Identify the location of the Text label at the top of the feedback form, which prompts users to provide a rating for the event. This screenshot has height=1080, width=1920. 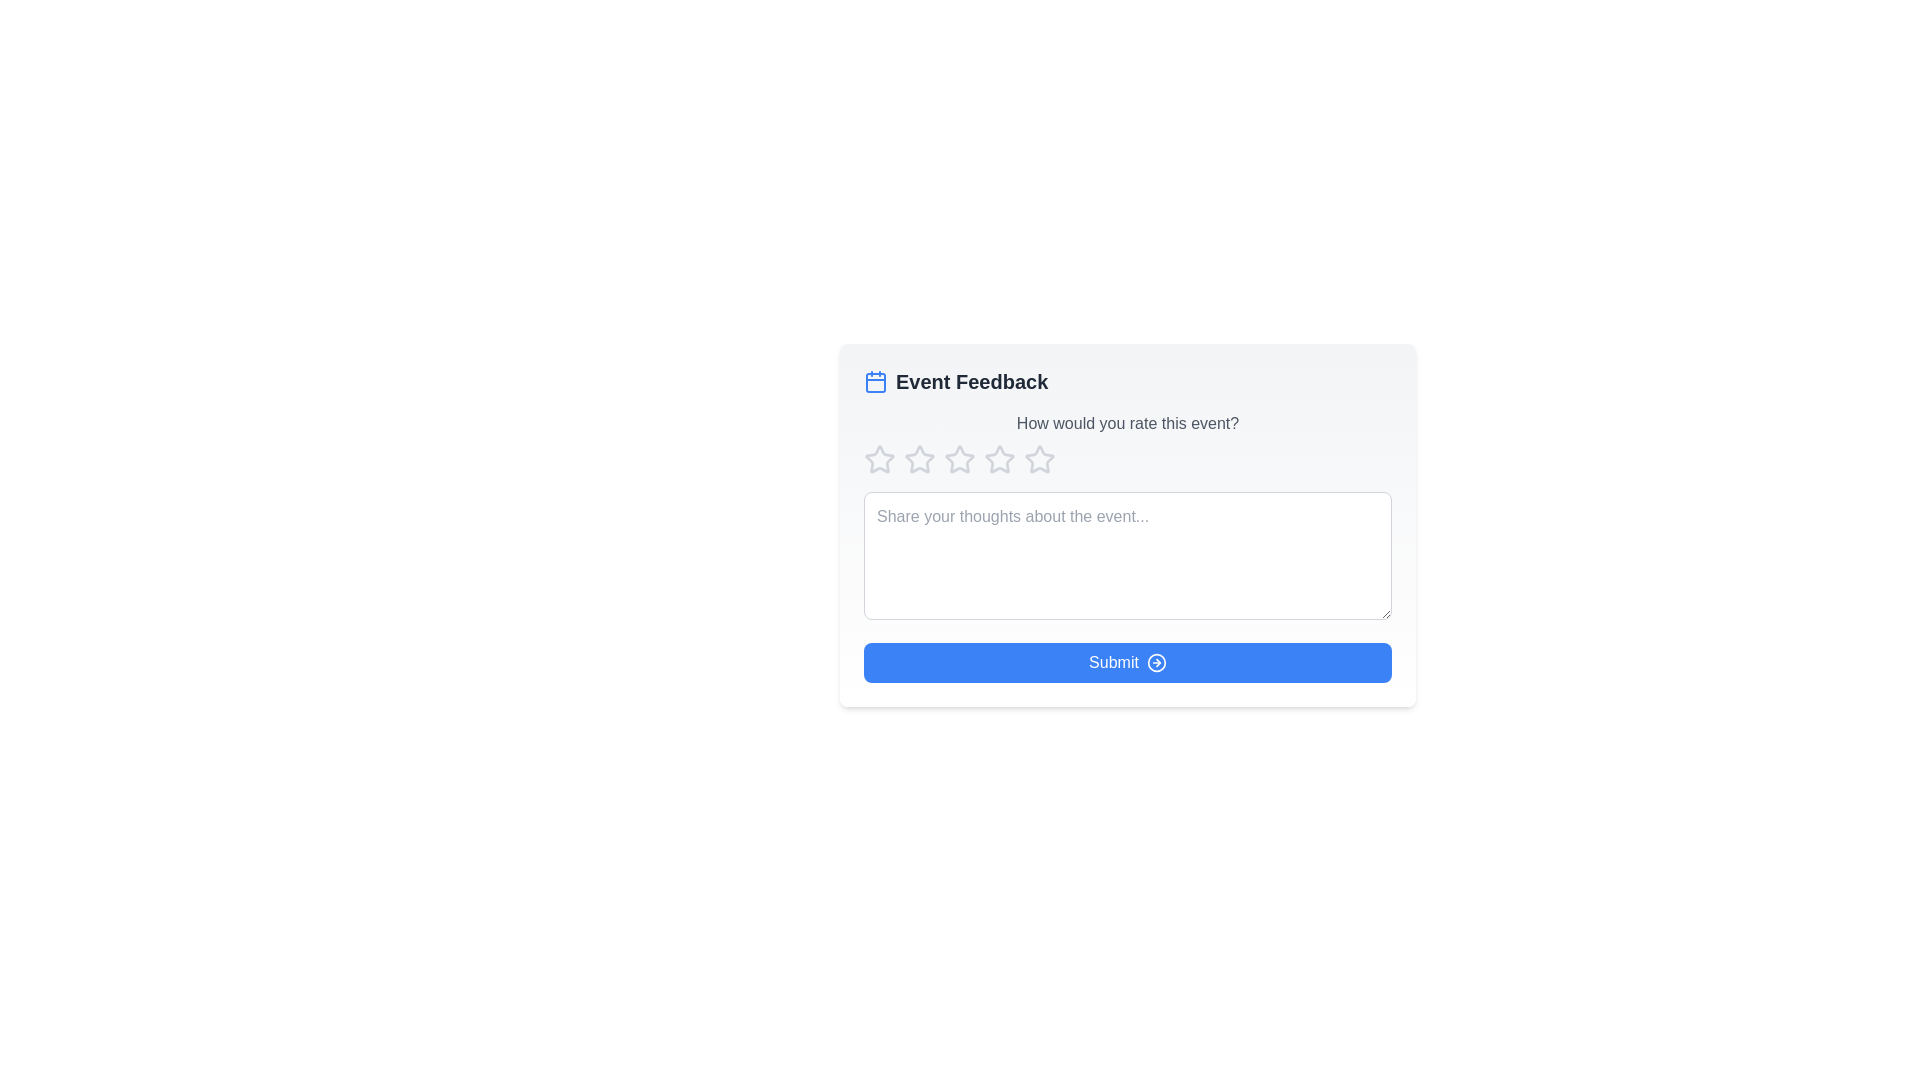
(1128, 423).